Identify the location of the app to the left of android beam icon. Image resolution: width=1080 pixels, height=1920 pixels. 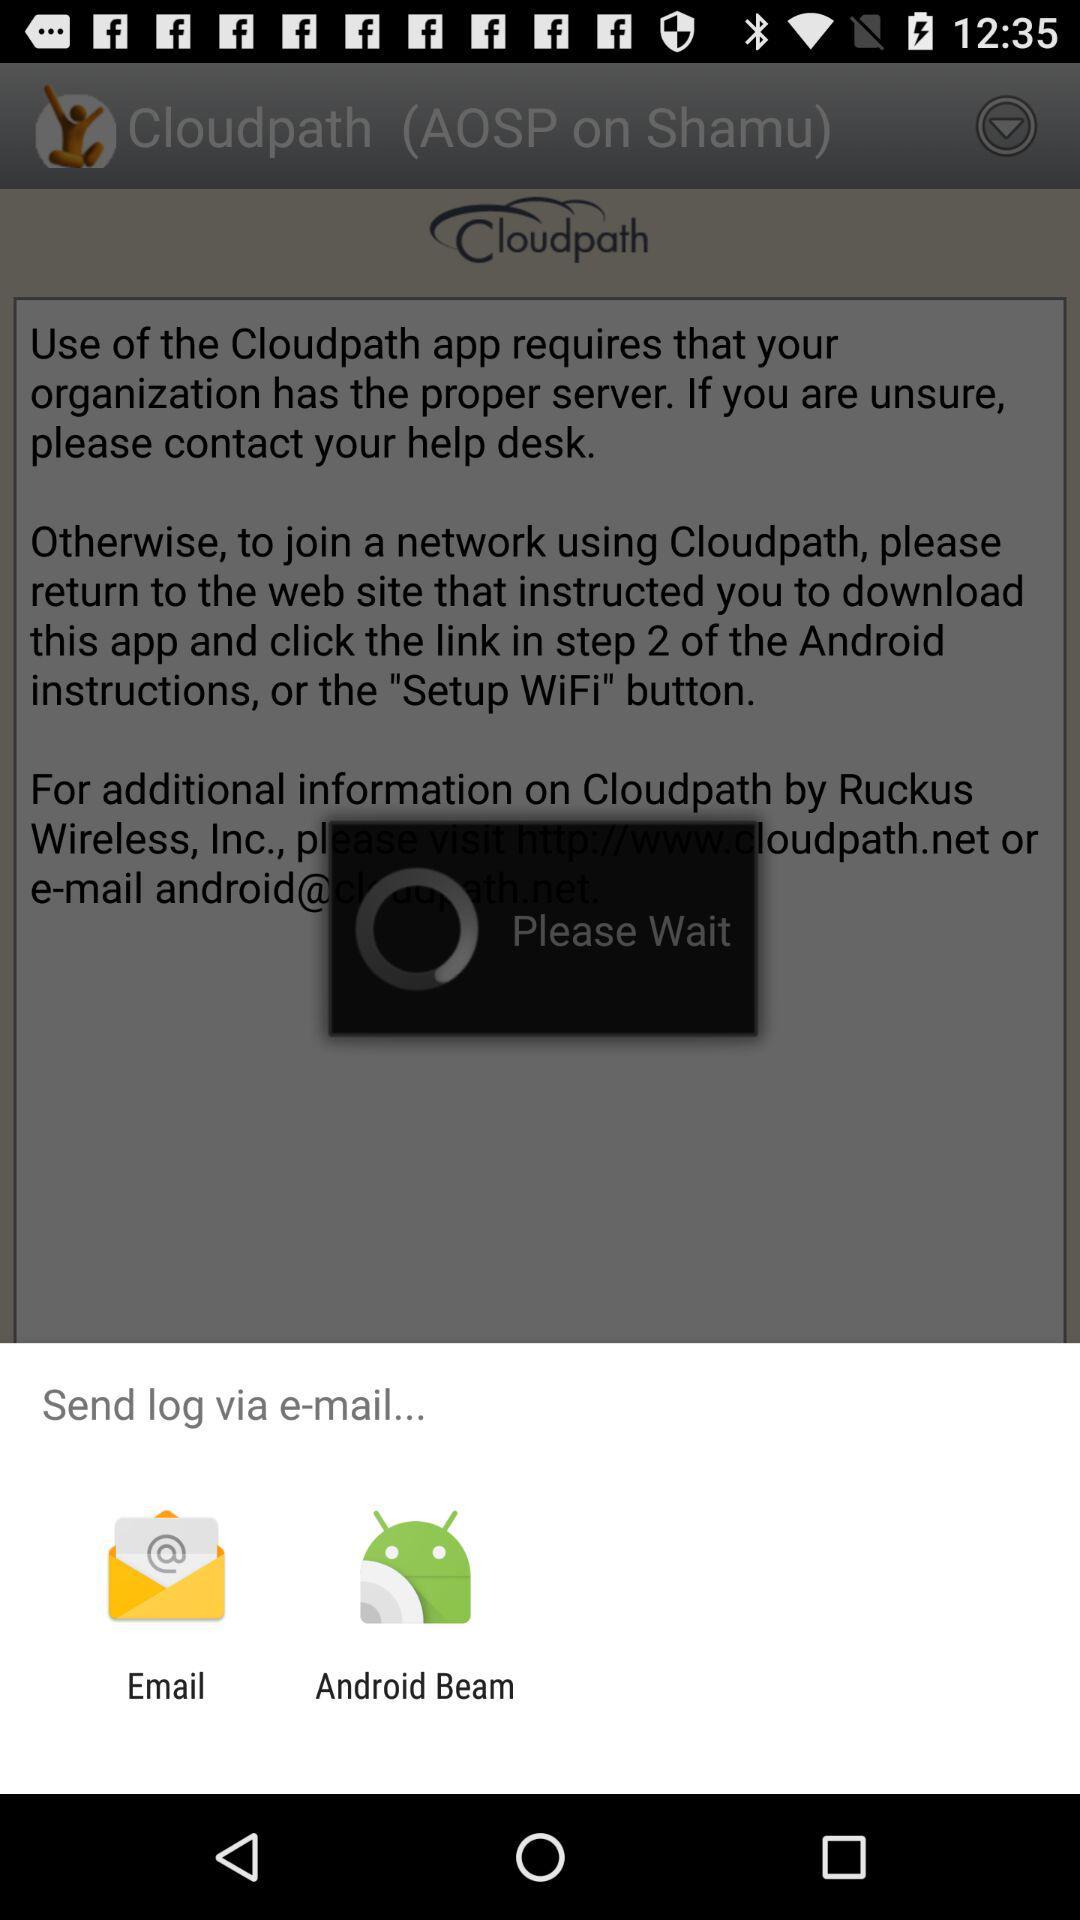
(165, 1705).